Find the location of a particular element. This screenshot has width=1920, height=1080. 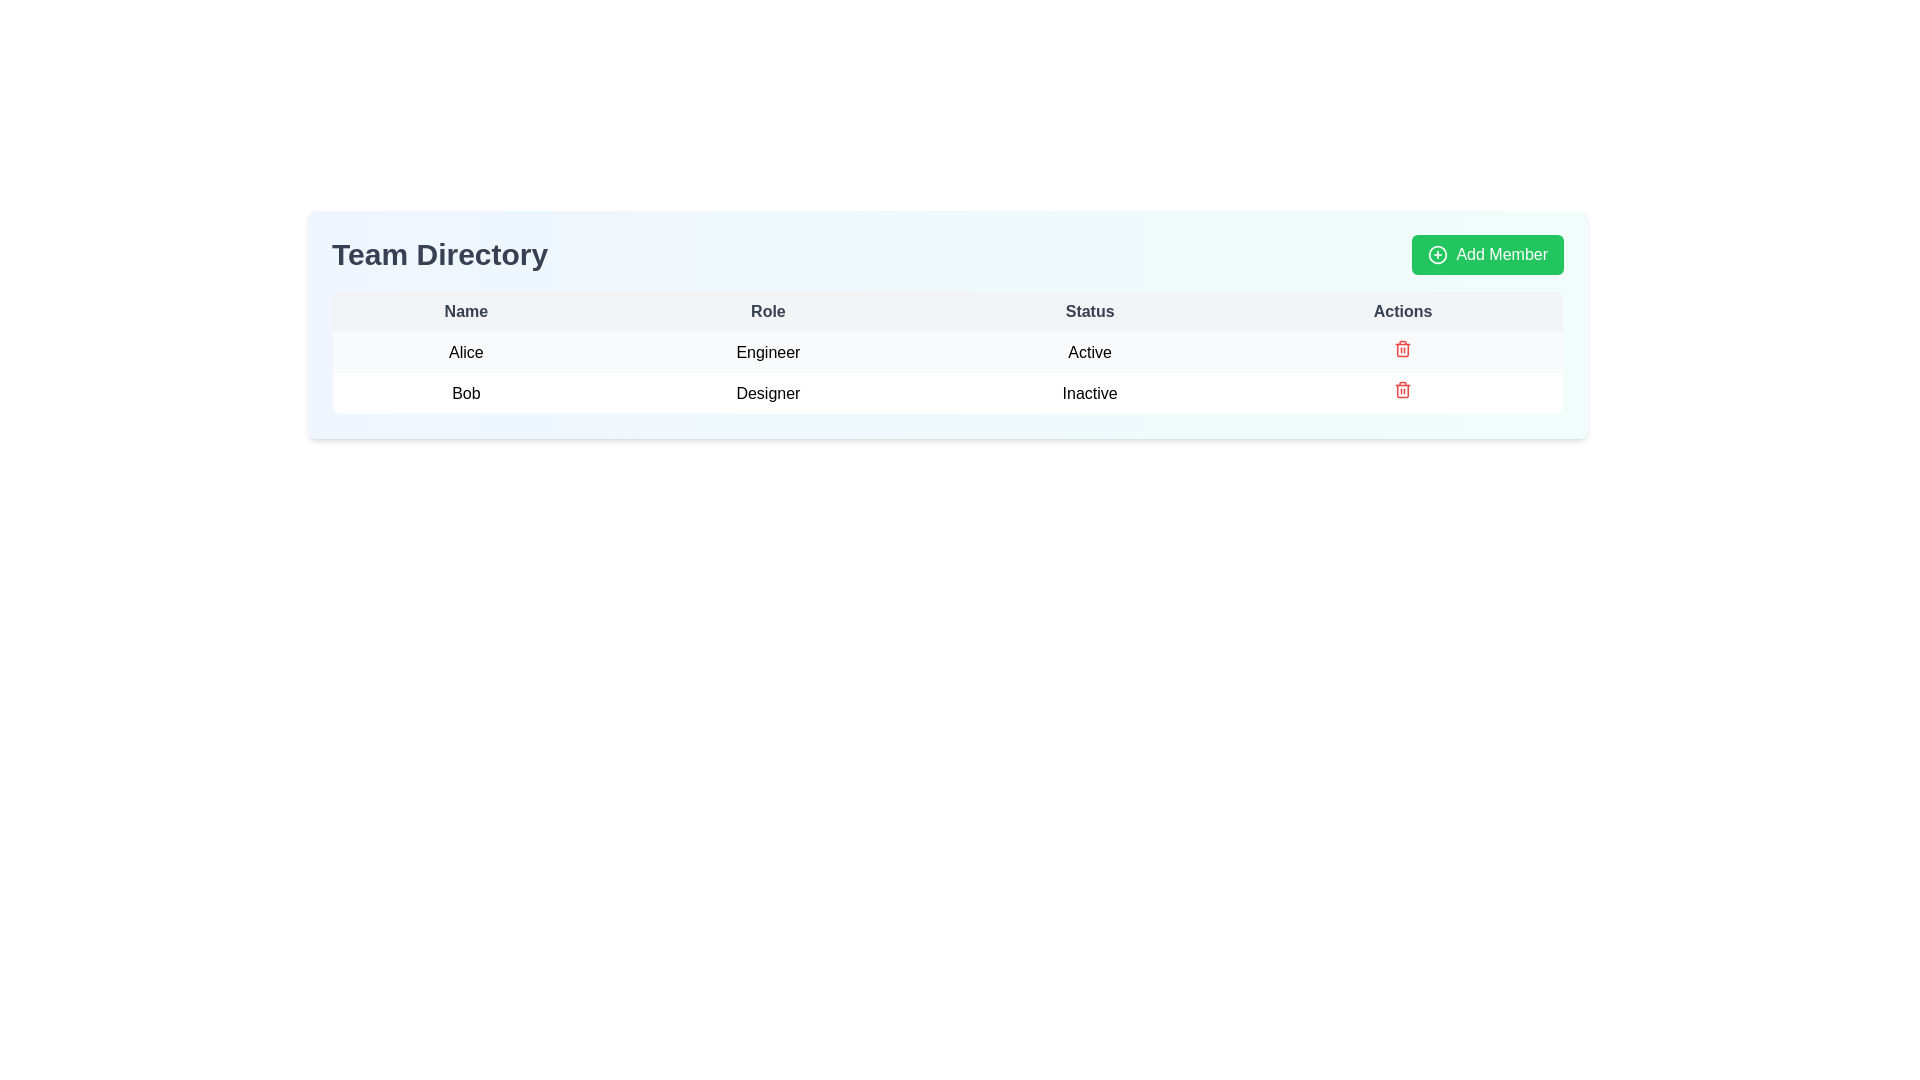

the SVG Circle element that is part of the 'Add Member' button, located in the top-right section of the page is located at coordinates (1437, 253).